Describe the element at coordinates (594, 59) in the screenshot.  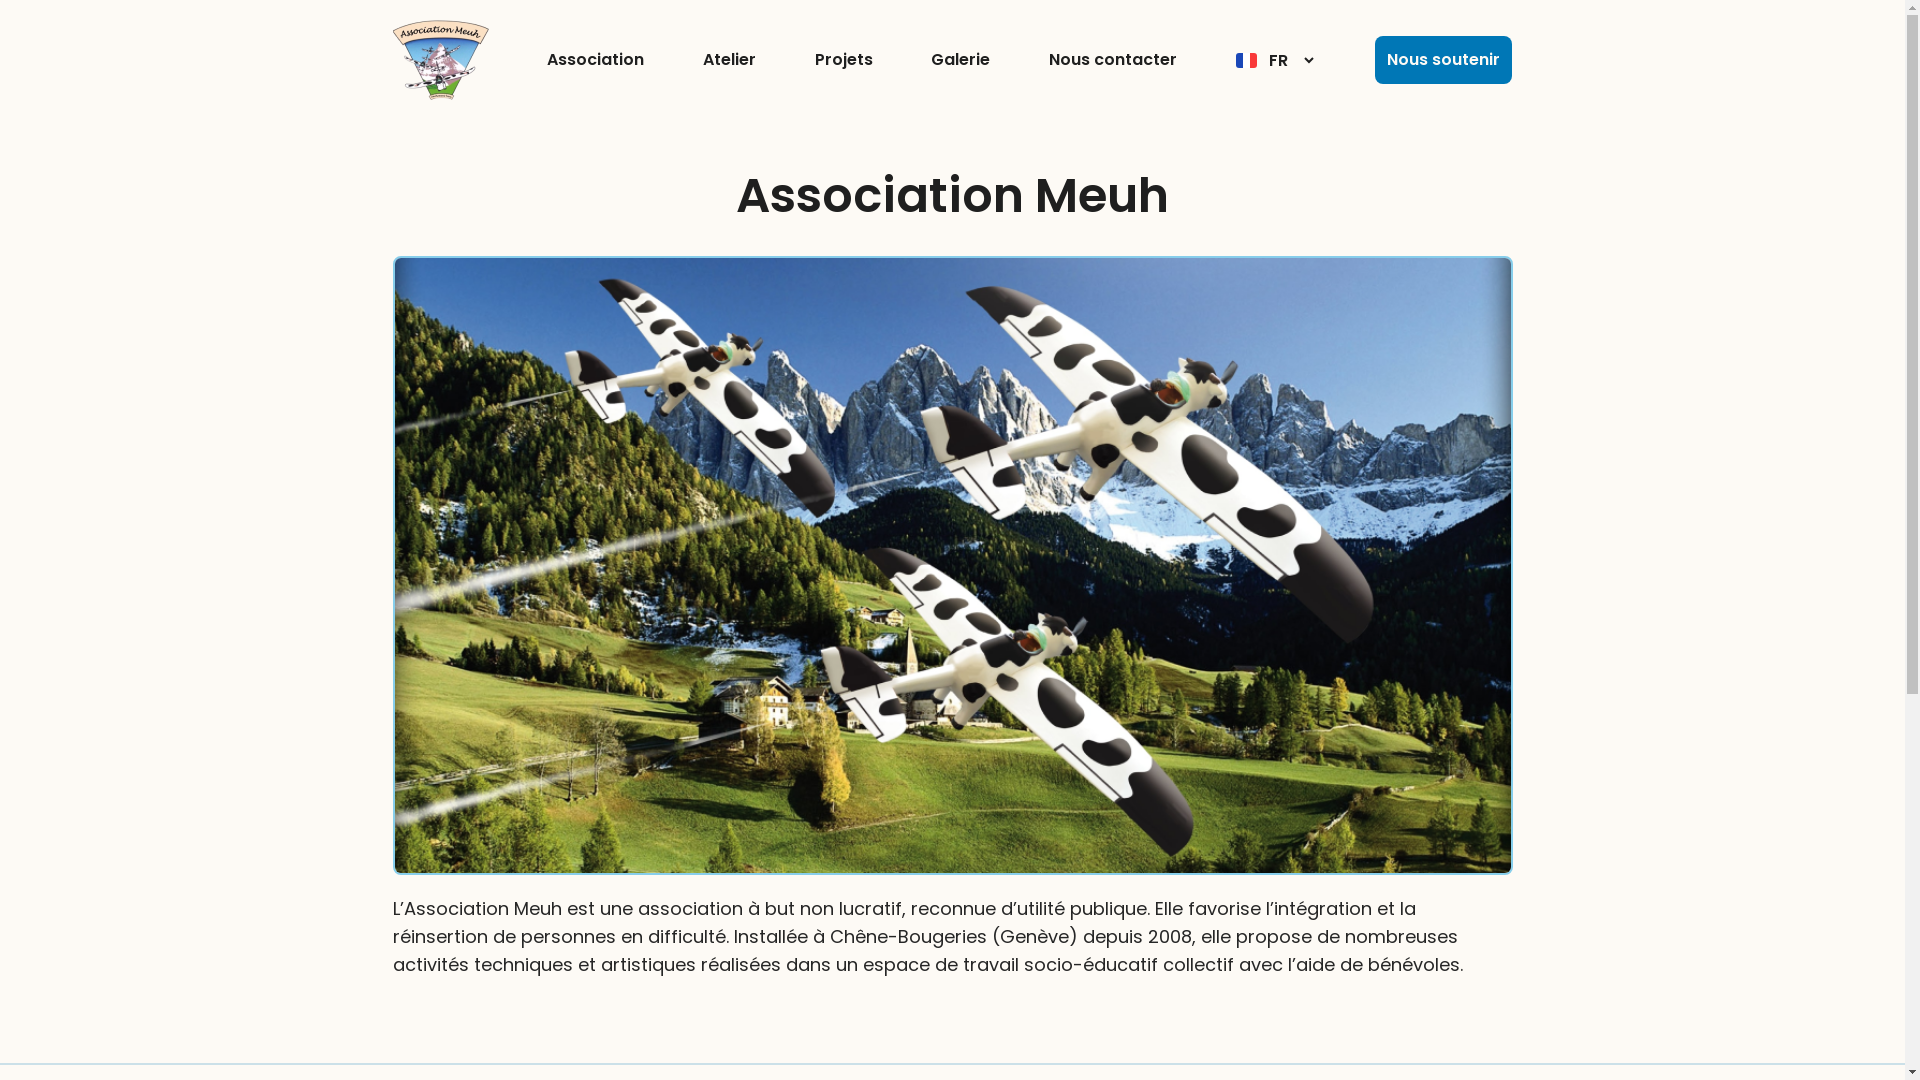
I see `'Association'` at that location.